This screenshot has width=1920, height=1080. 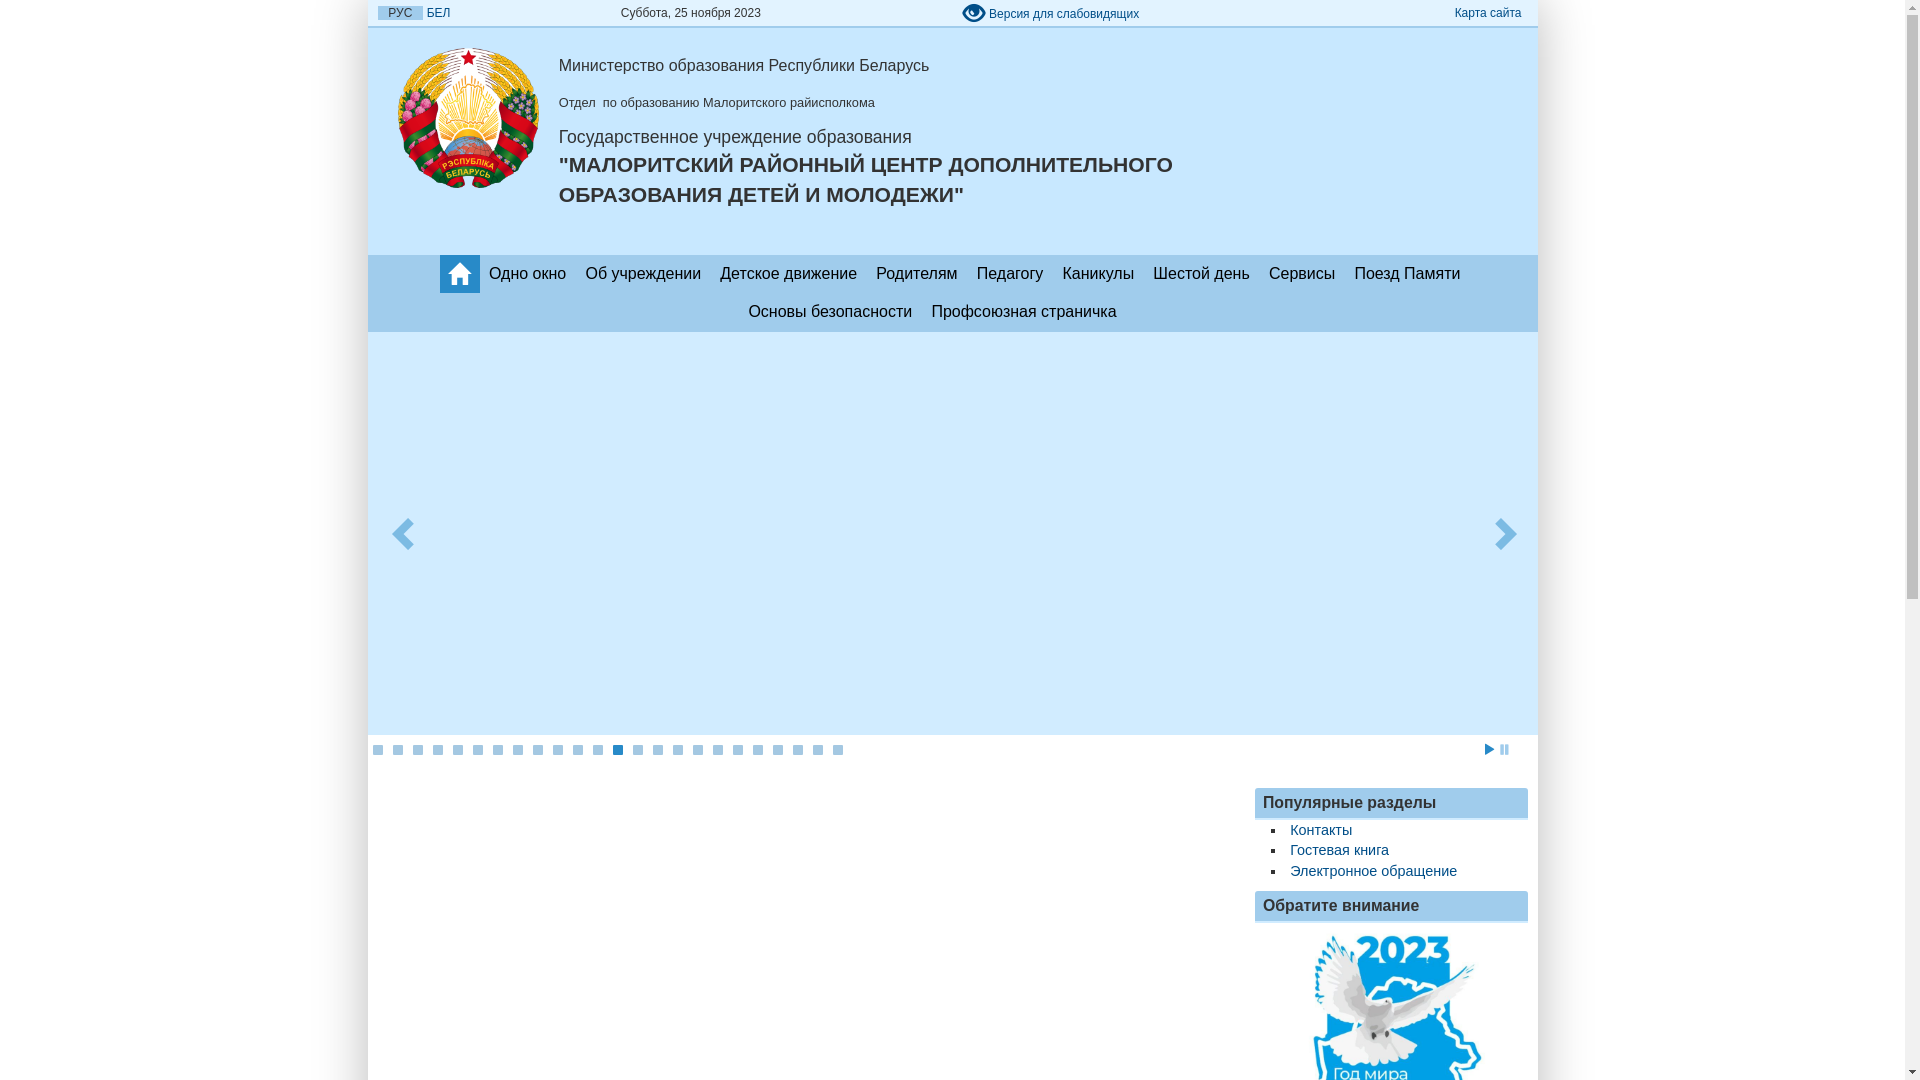 I want to click on '13', so click(x=616, y=749).